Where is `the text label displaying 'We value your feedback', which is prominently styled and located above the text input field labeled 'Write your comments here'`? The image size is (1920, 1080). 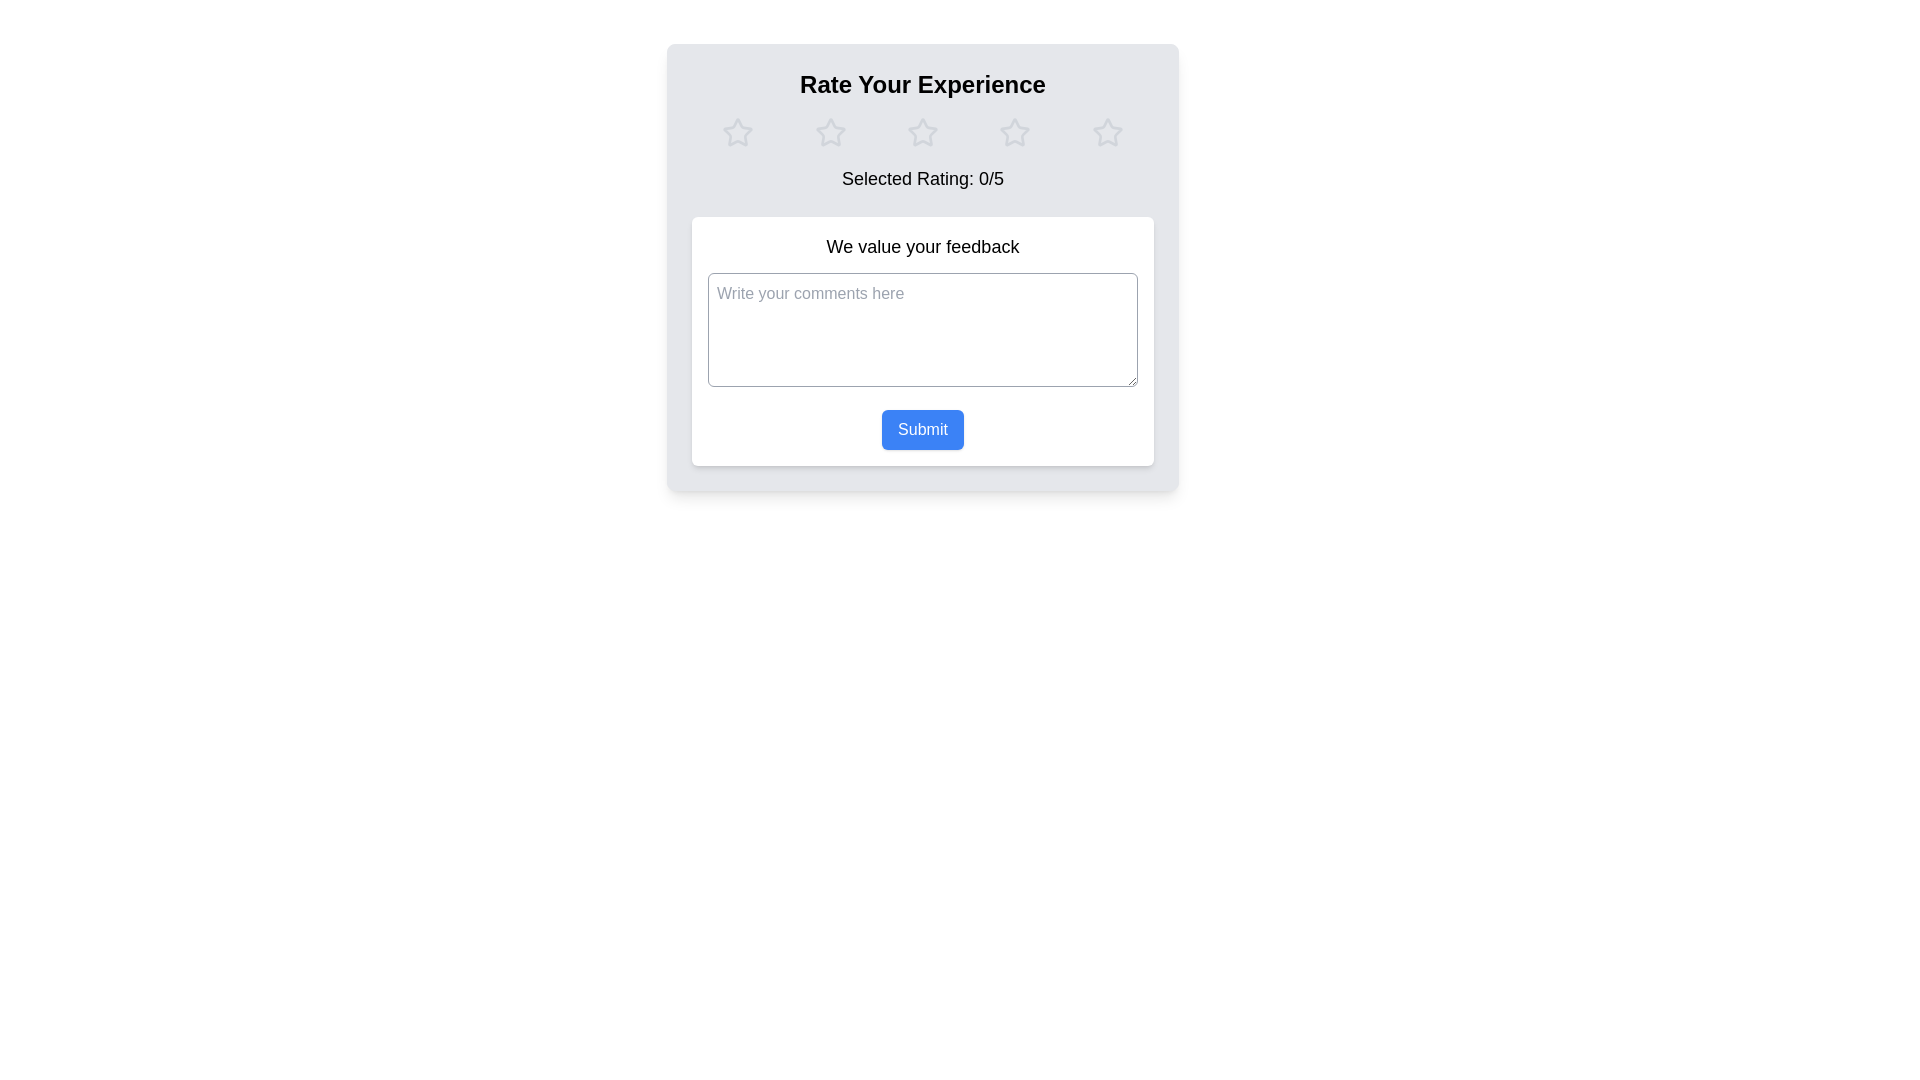 the text label displaying 'We value your feedback', which is prominently styled and located above the text input field labeled 'Write your comments here' is located at coordinates (921, 245).